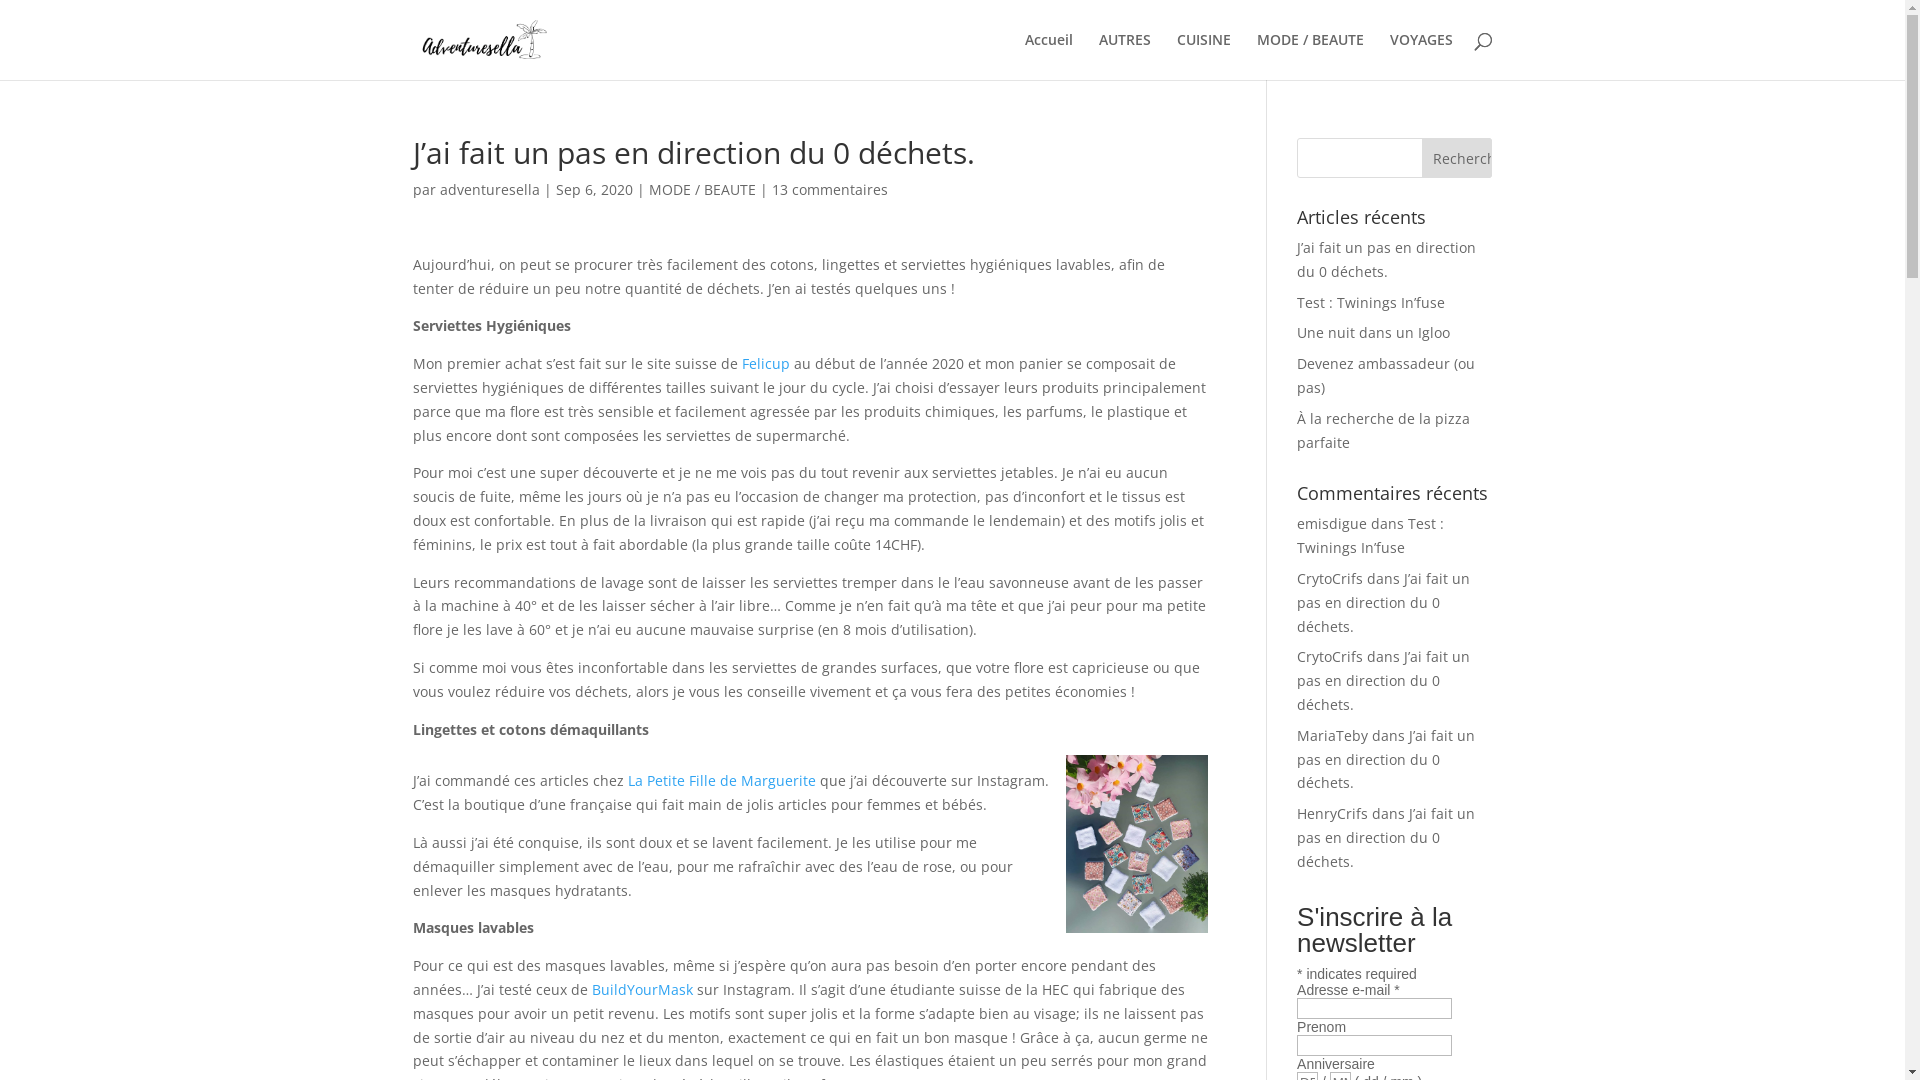 The height and width of the screenshot is (1080, 1920). I want to click on 'Accueil', so click(1046, 55).